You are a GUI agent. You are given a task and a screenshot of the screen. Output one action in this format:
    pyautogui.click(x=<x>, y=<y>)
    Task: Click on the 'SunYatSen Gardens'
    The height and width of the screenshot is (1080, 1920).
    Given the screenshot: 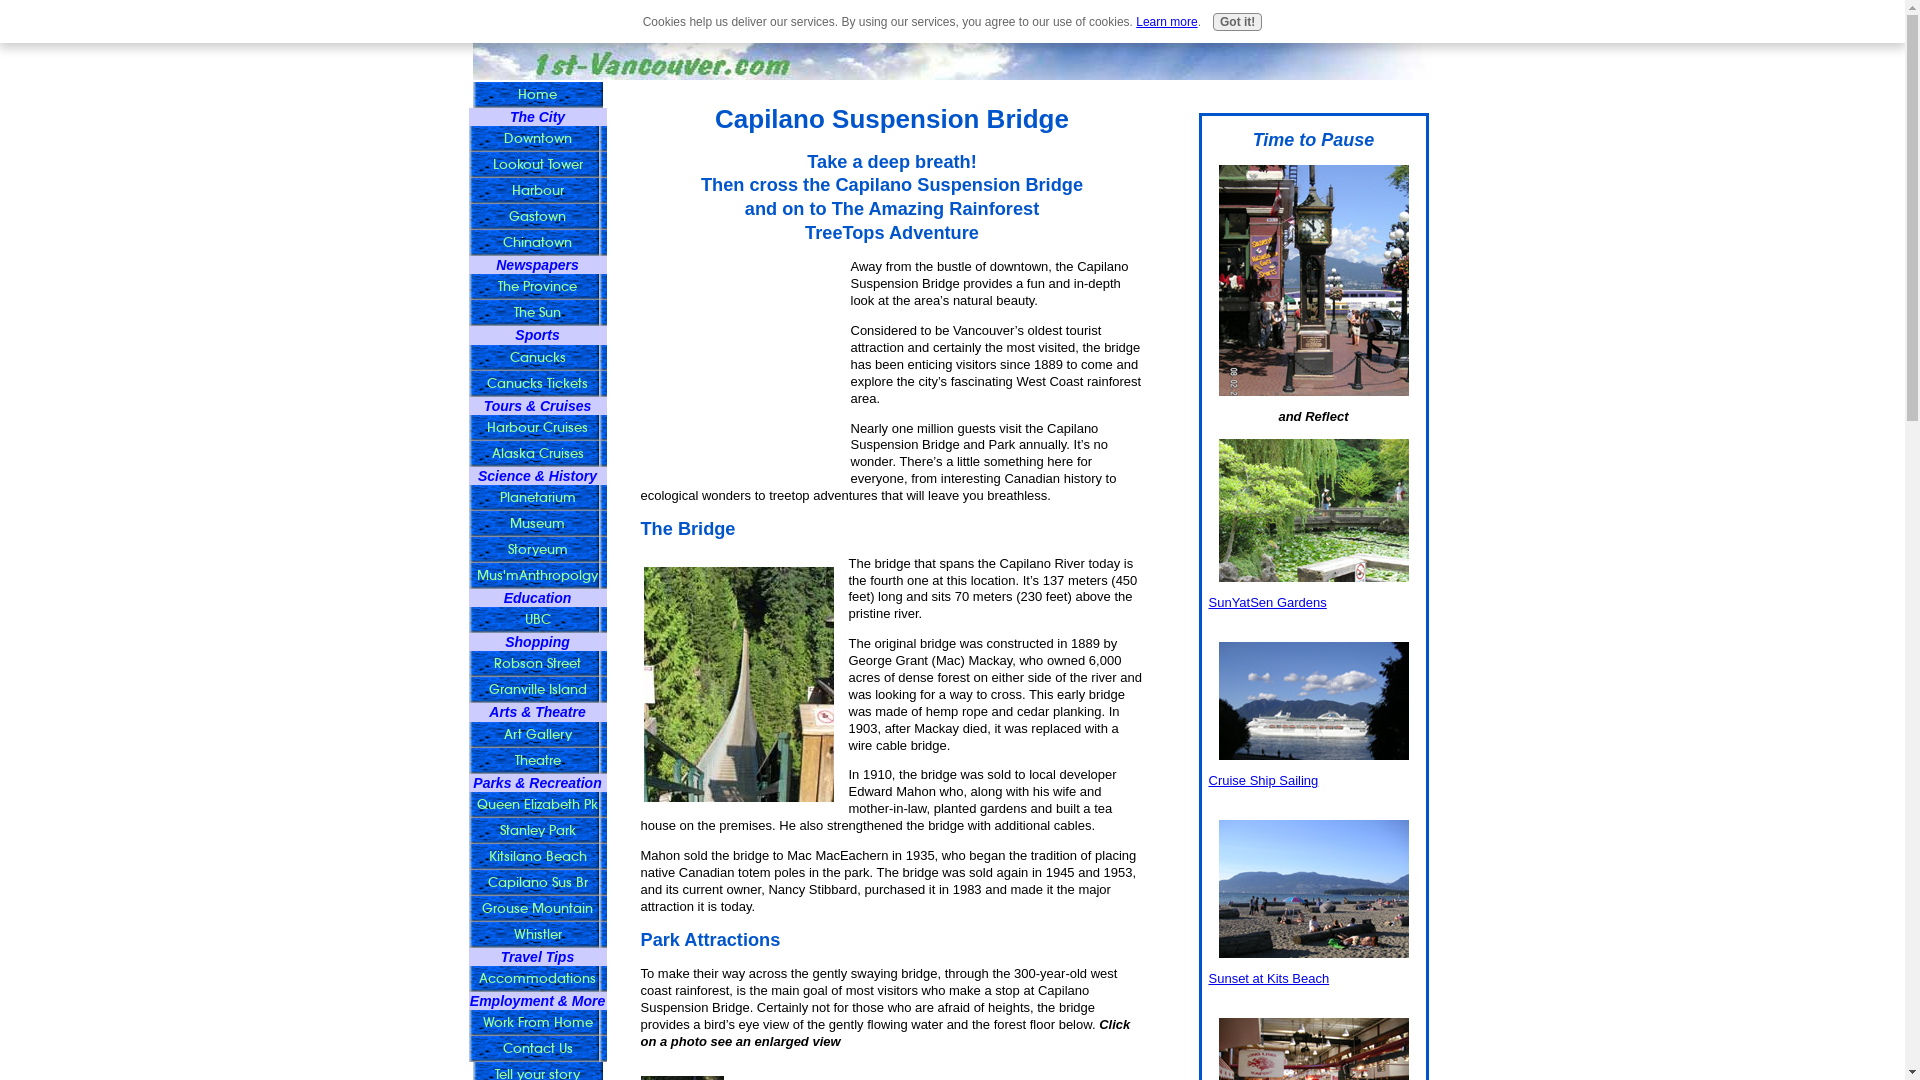 What is the action you would take?
    pyautogui.click(x=1266, y=601)
    